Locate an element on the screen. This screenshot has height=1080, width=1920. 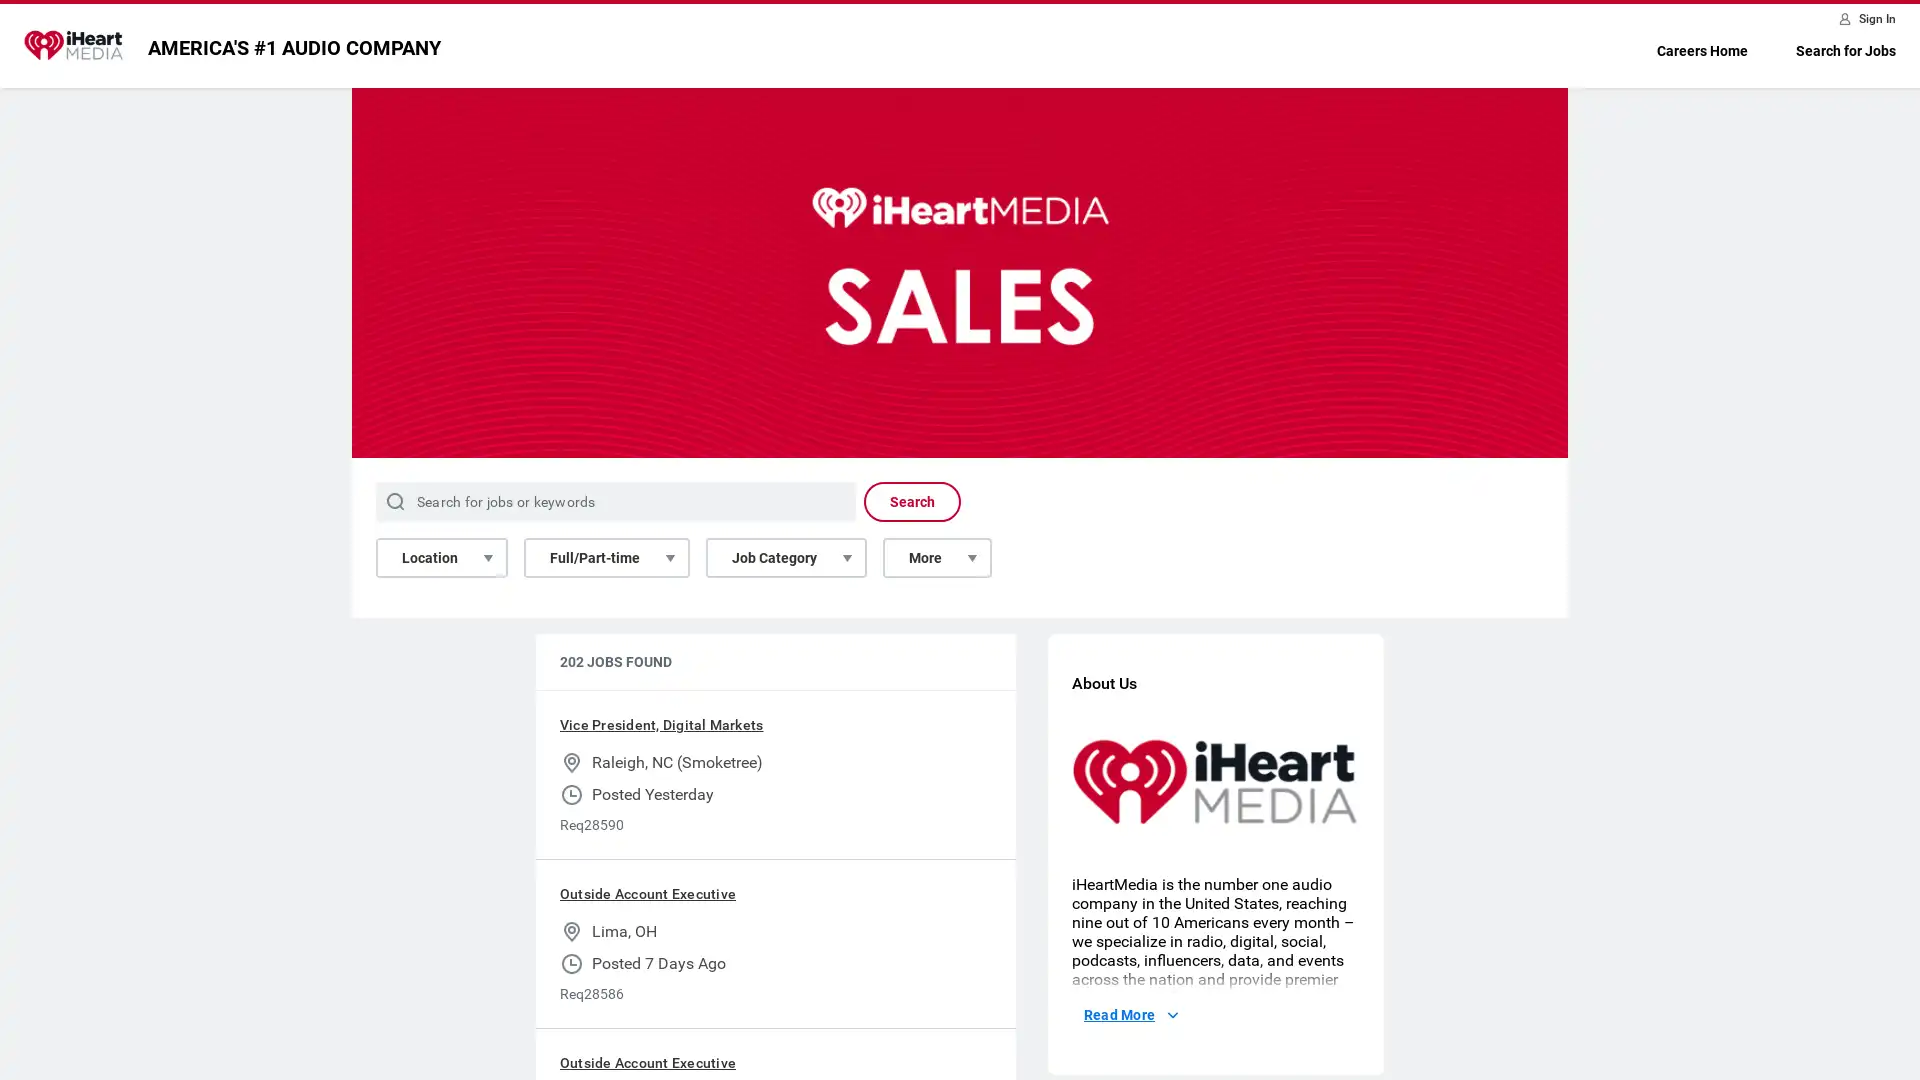
Job Category is located at coordinates (785, 558).